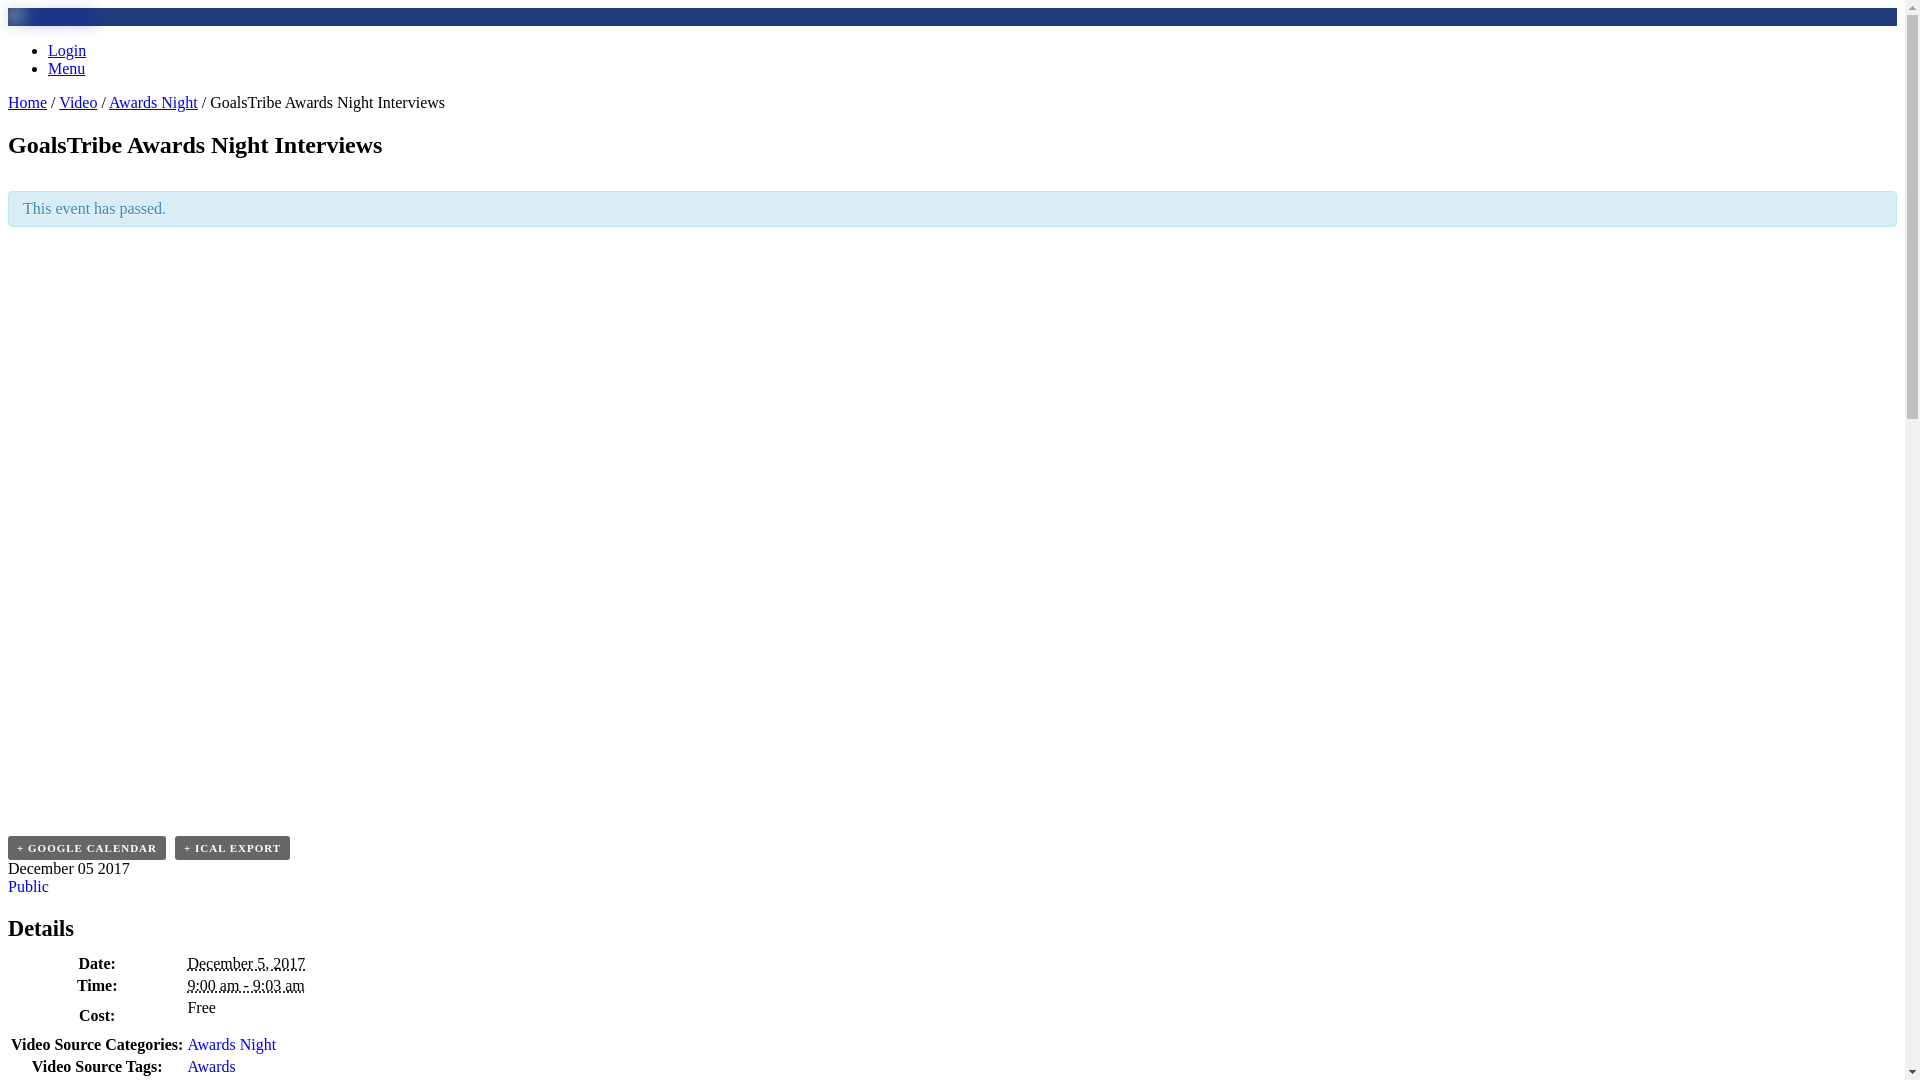 This screenshot has width=1920, height=1080. What do you see at coordinates (8, 848) in the screenshot?
I see `'+ GOOGLE CALENDAR'` at bounding box center [8, 848].